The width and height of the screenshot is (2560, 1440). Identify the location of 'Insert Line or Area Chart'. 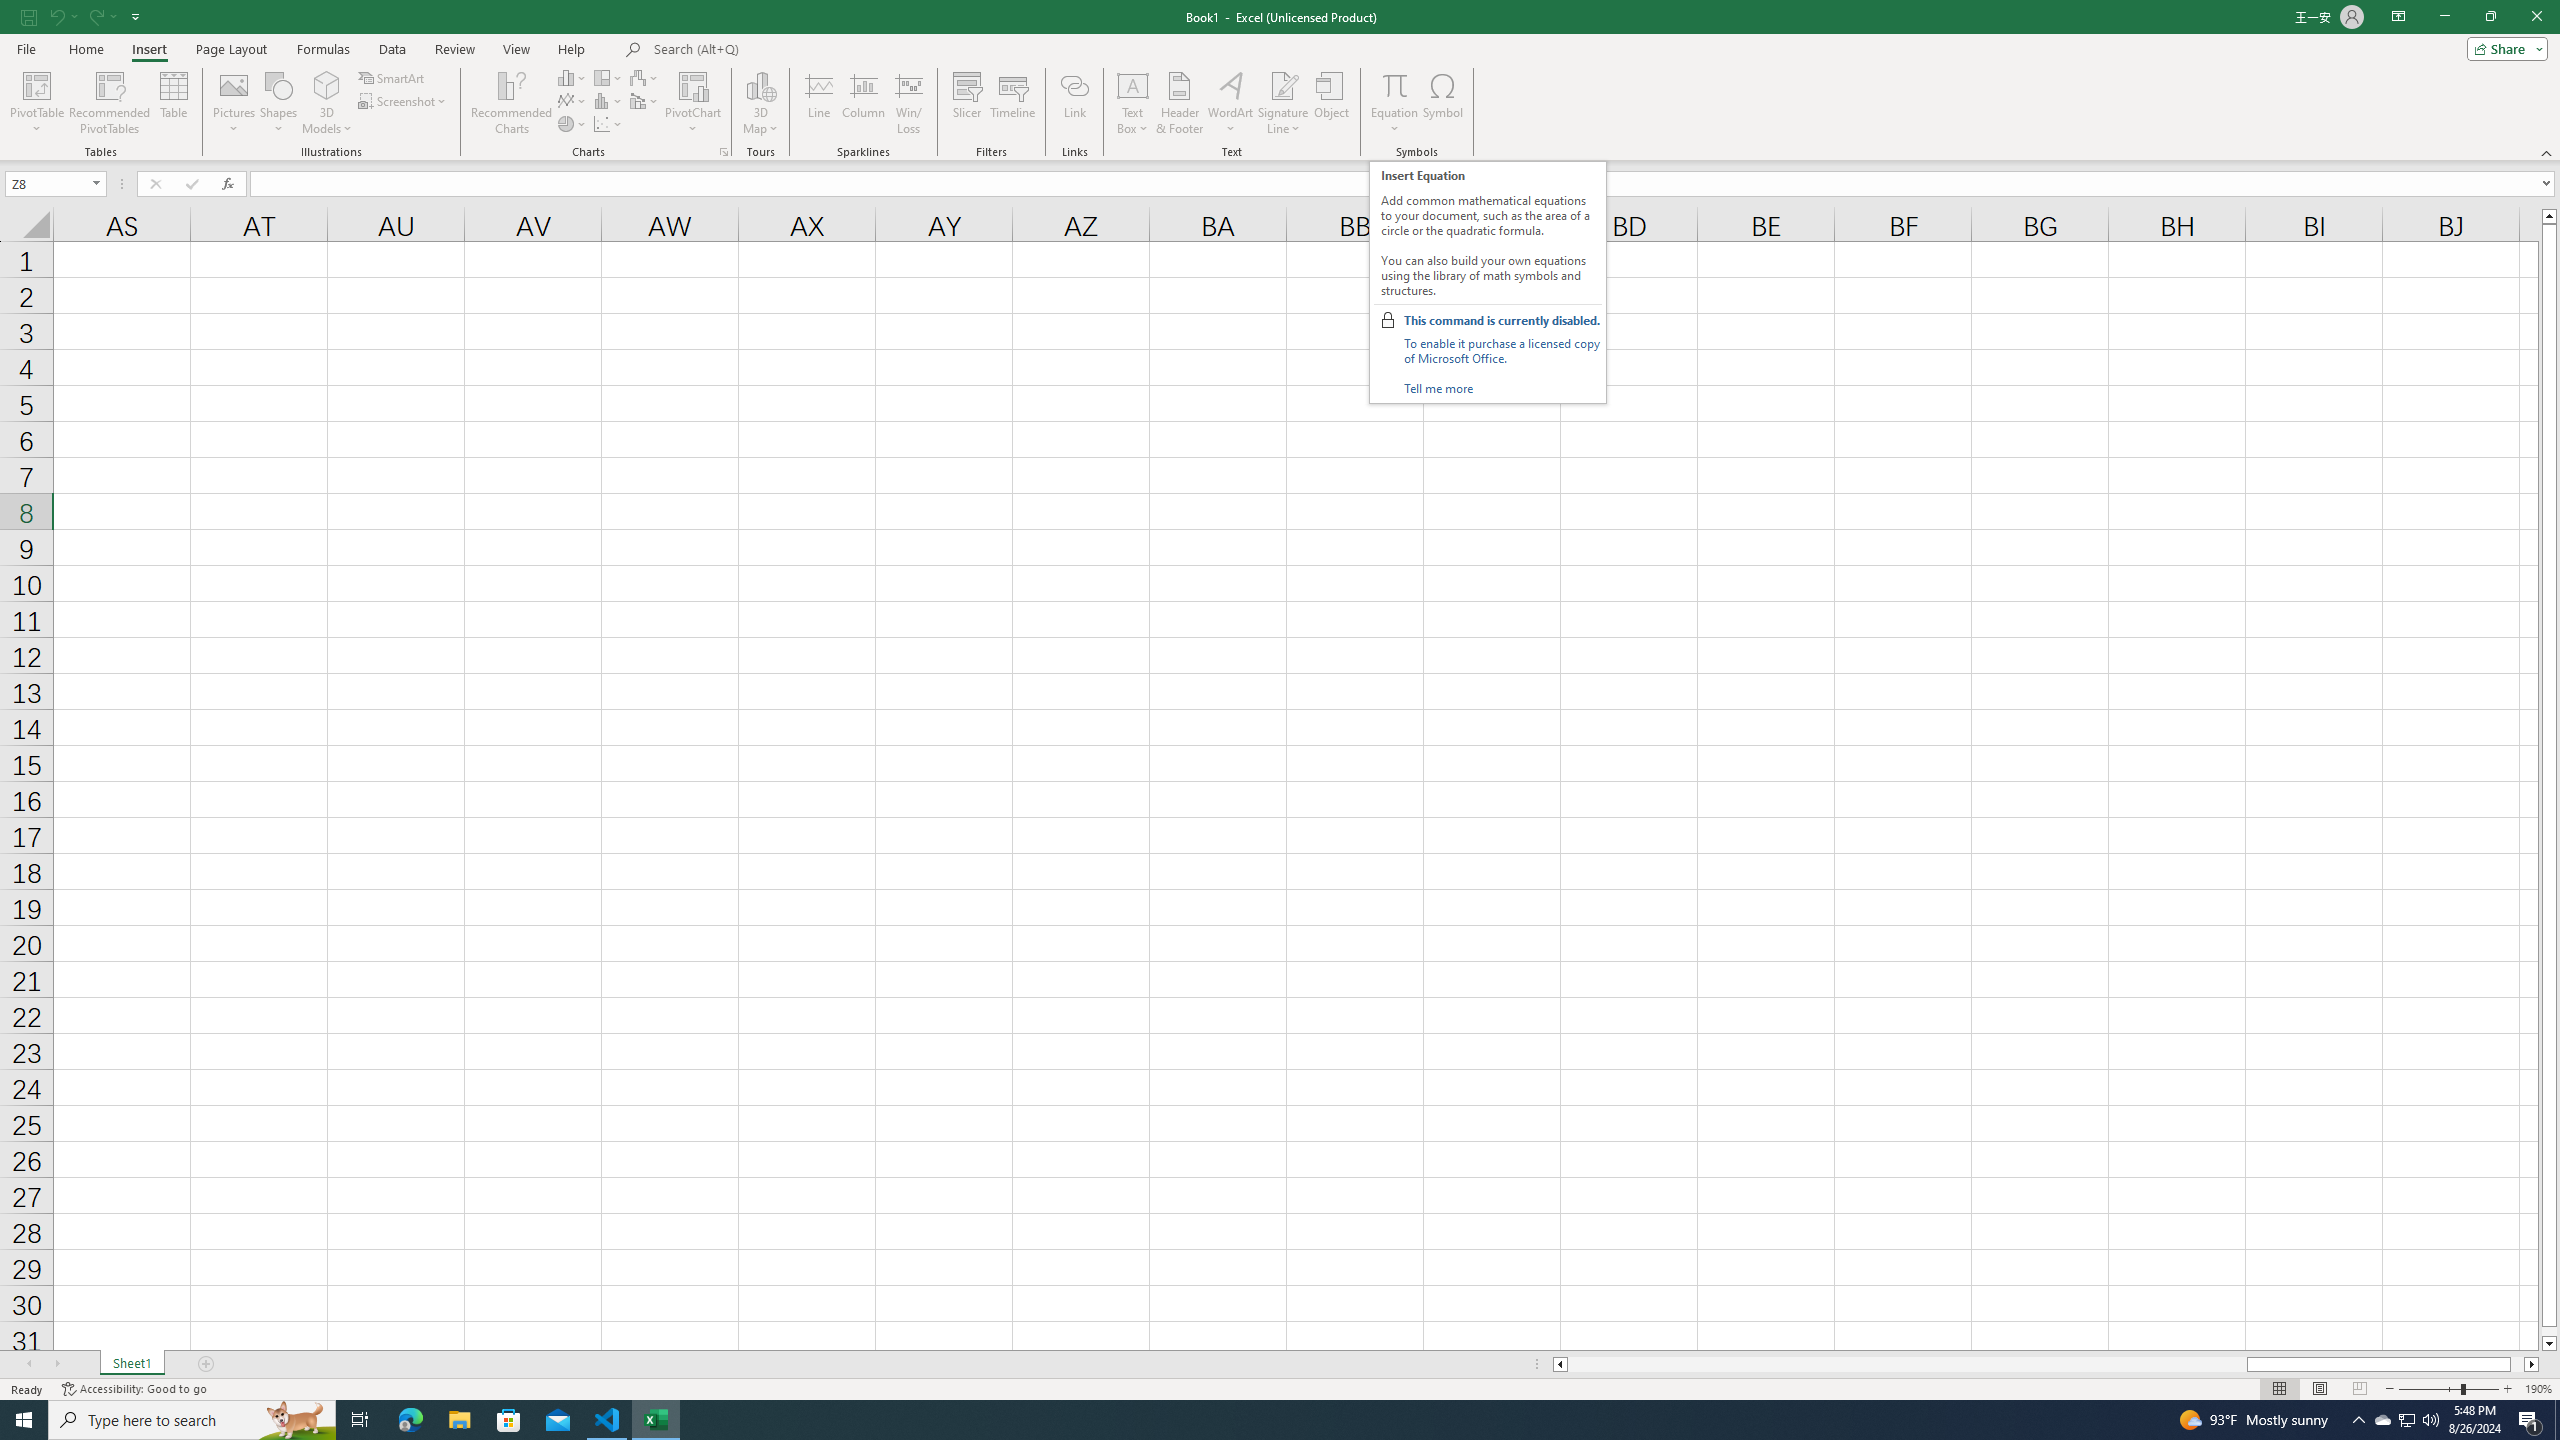
(572, 99).